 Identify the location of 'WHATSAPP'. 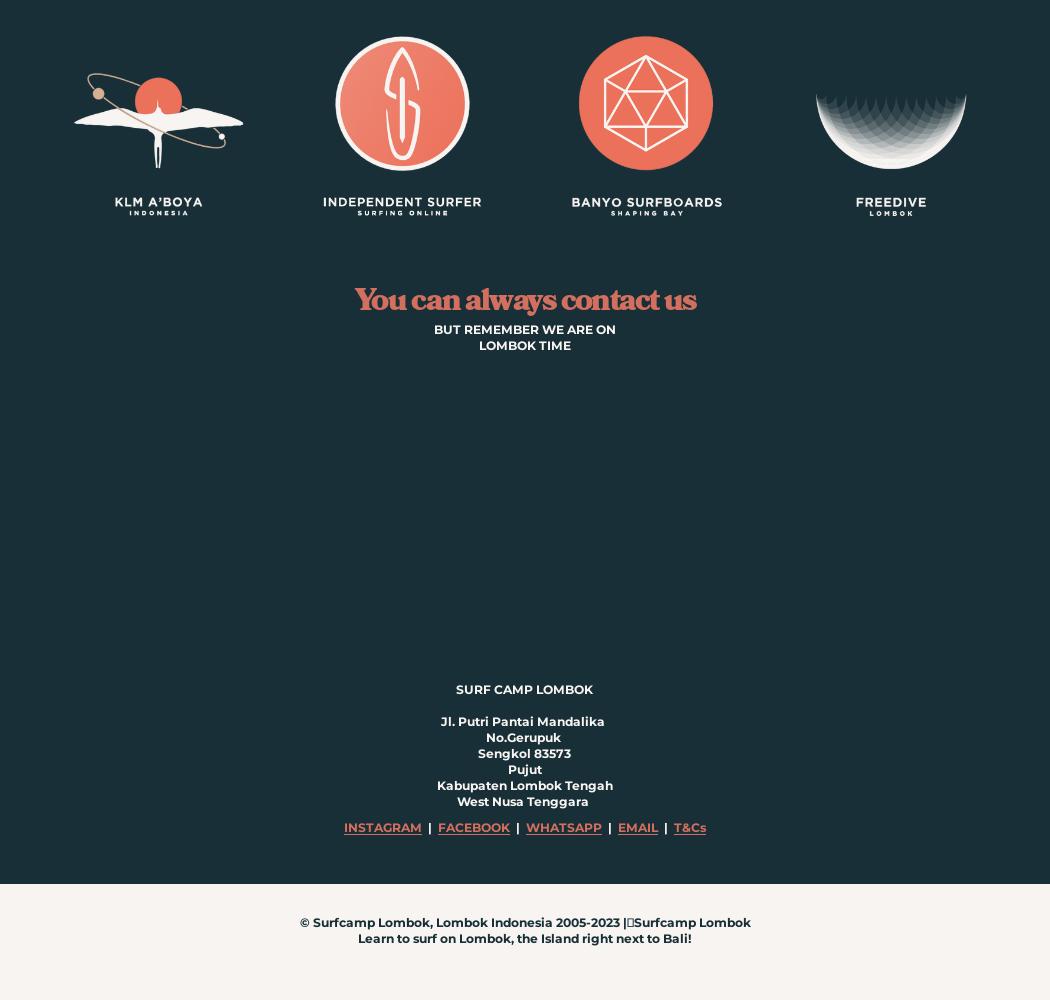
(562, 826).